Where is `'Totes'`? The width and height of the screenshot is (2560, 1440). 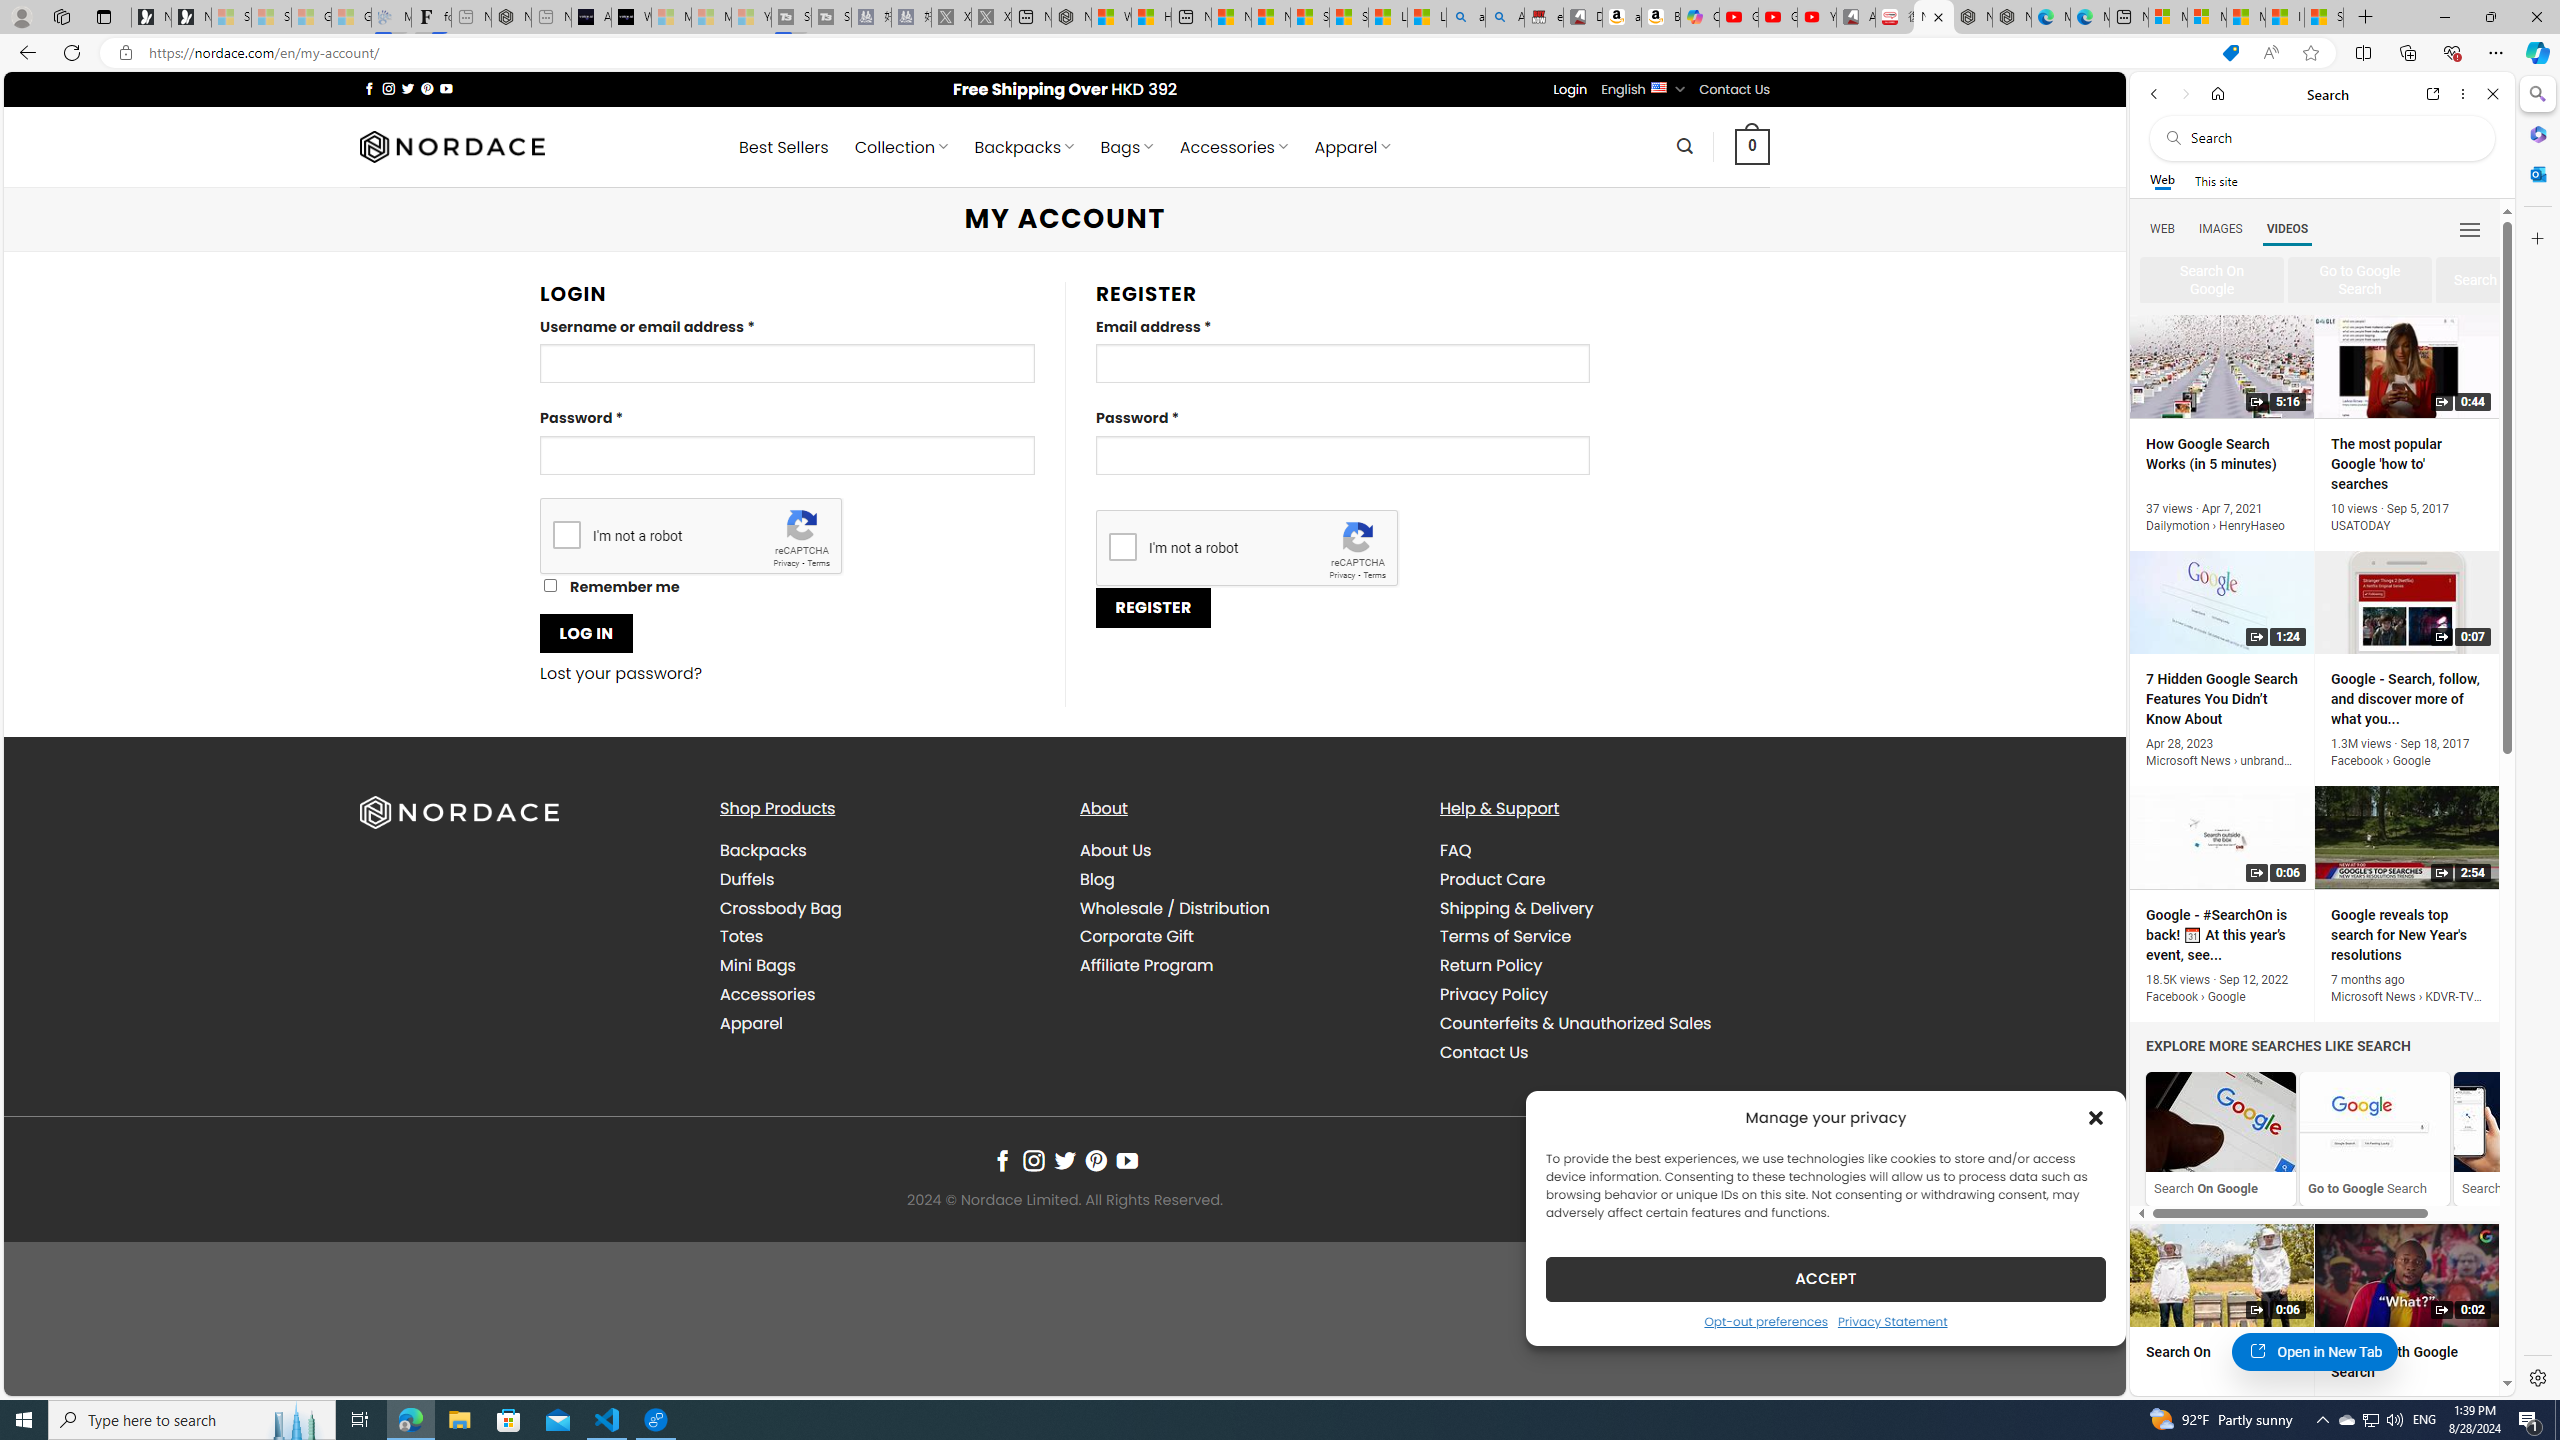 'Totes' is located at coordinates (741, 935).